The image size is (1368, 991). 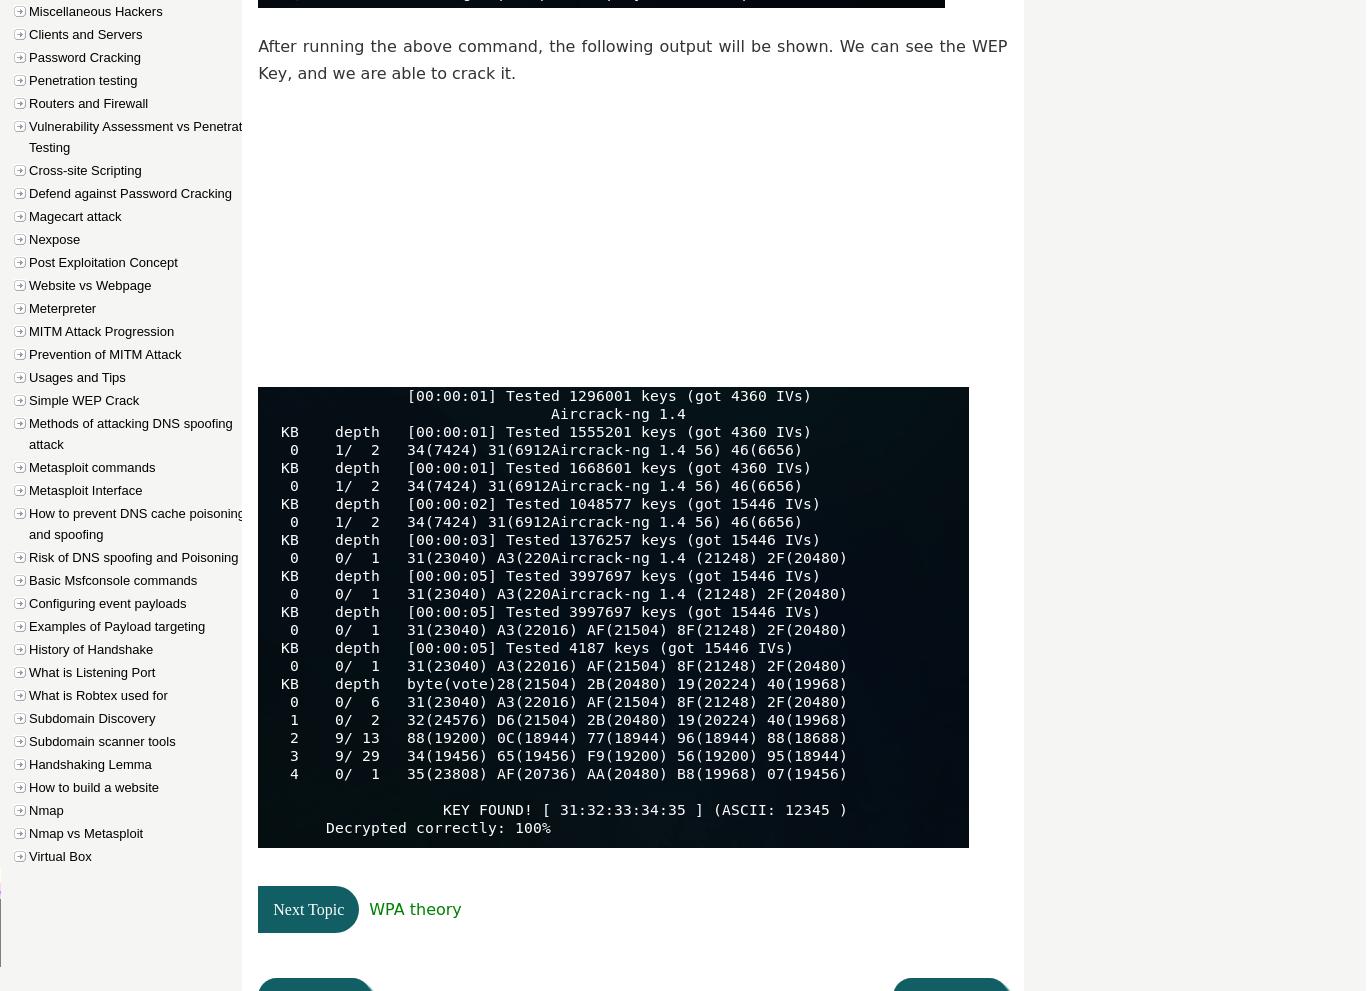 What do you see at coordinates (85, 33) in the screenshot?
I see `'Clients and Servers'` at bounding box center [85, 33].